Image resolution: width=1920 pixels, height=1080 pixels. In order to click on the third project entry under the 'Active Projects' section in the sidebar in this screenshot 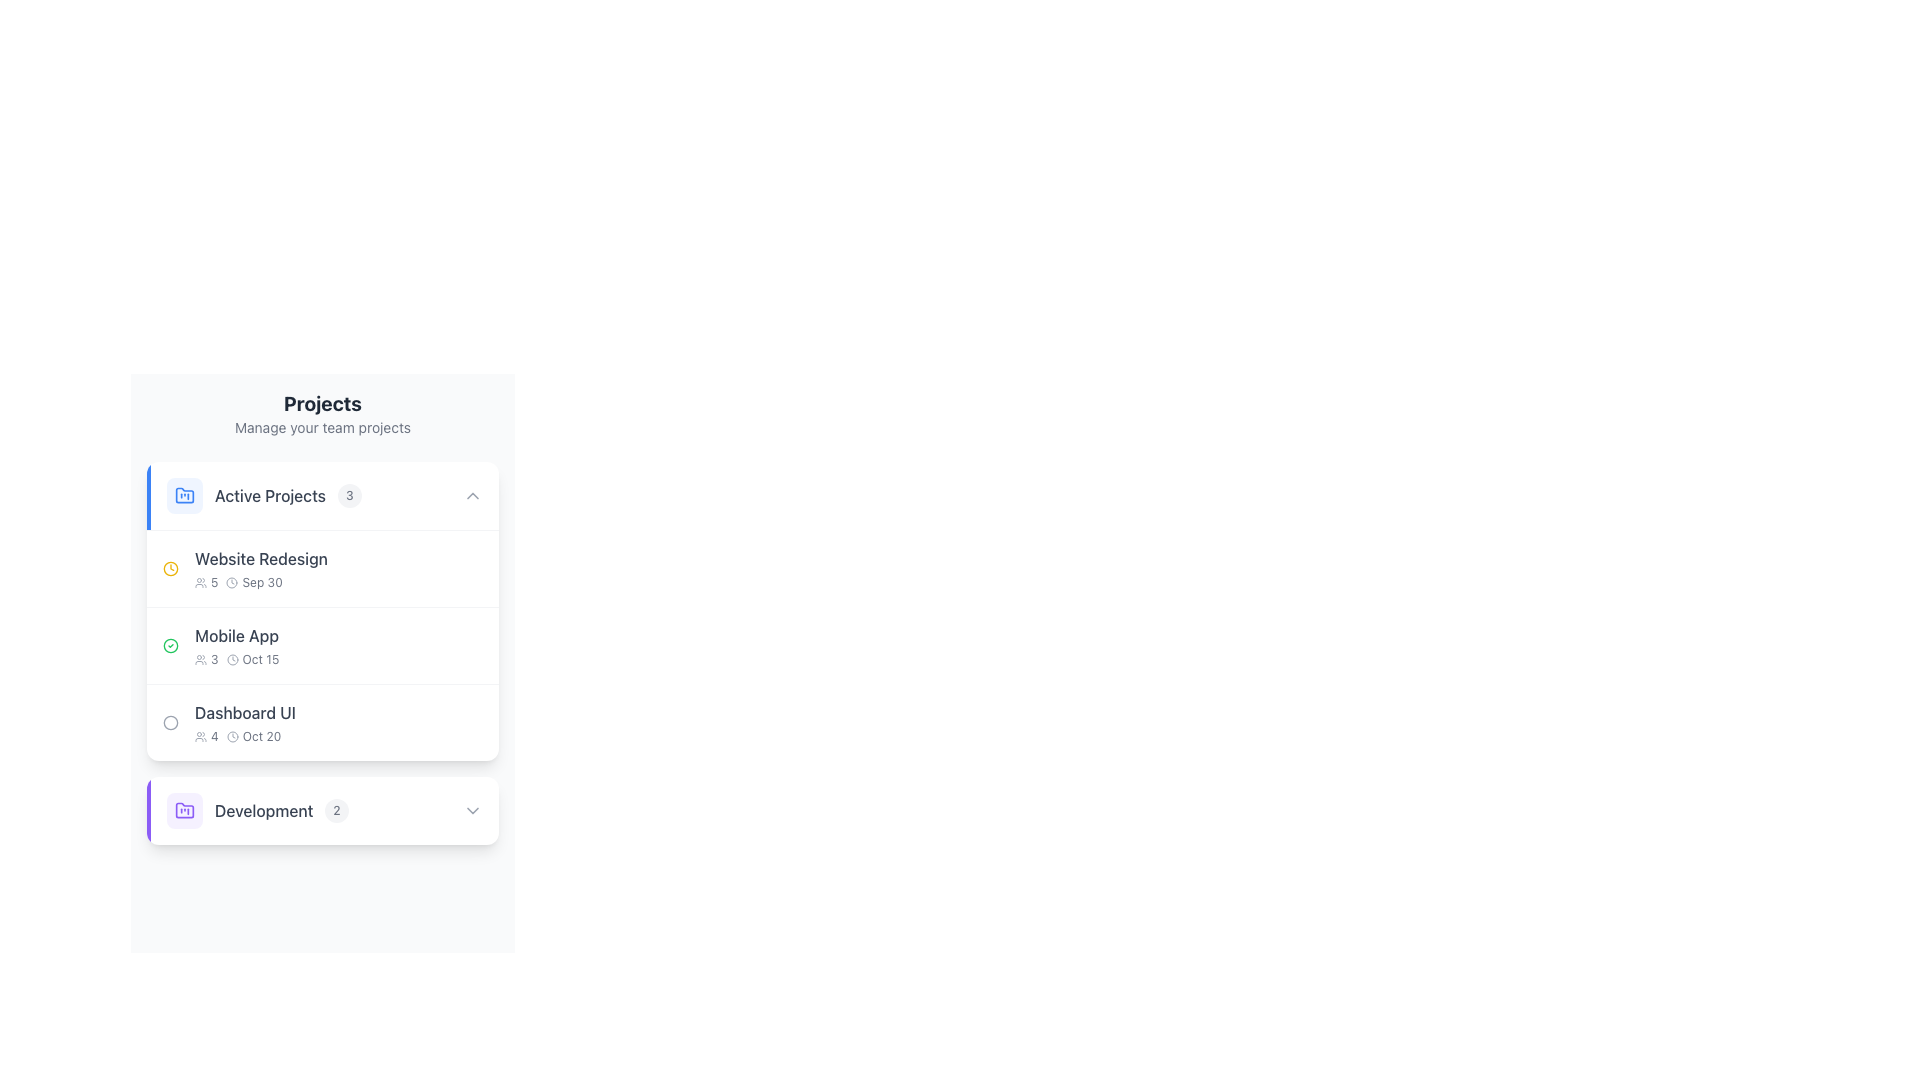, I will do `click(229, 722)`.